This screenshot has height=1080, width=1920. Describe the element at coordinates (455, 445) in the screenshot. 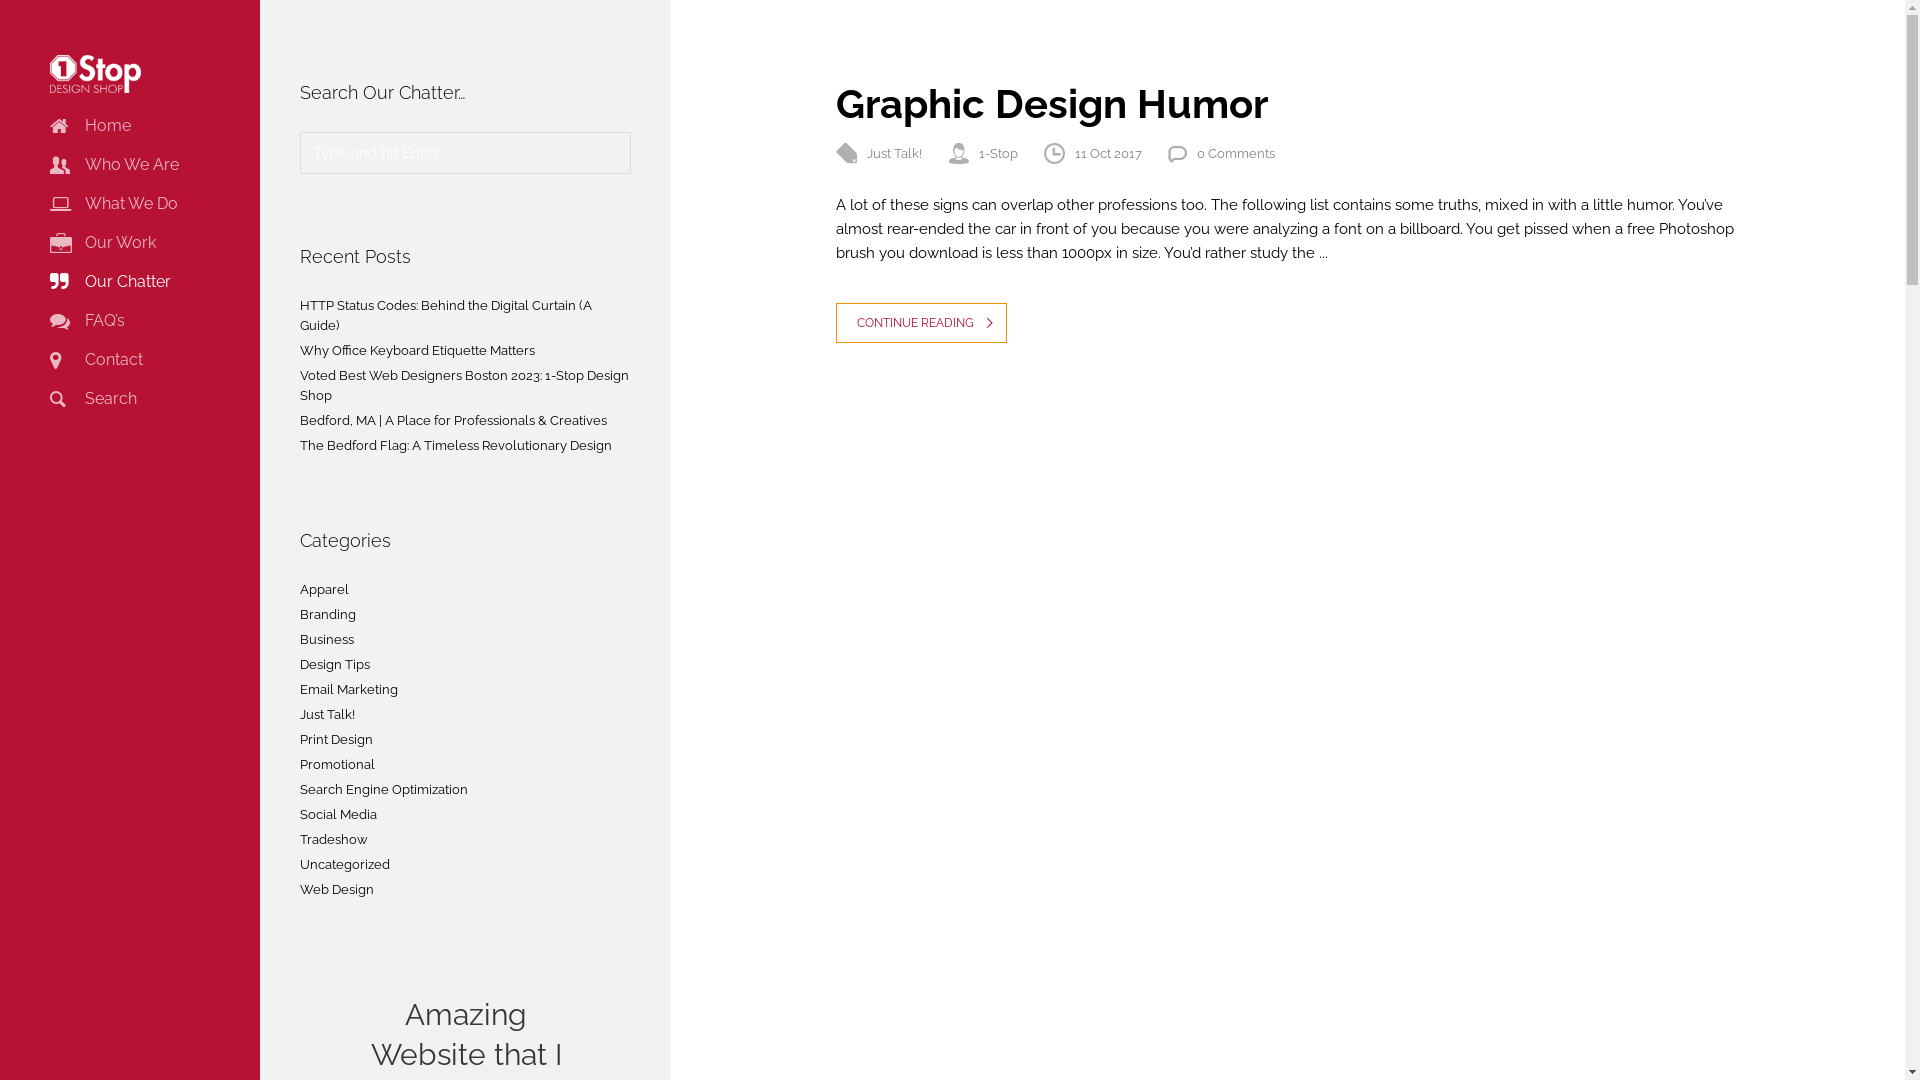

I see `'The Bedford Flag: A Timeless Revolutionary Design'` at that location.